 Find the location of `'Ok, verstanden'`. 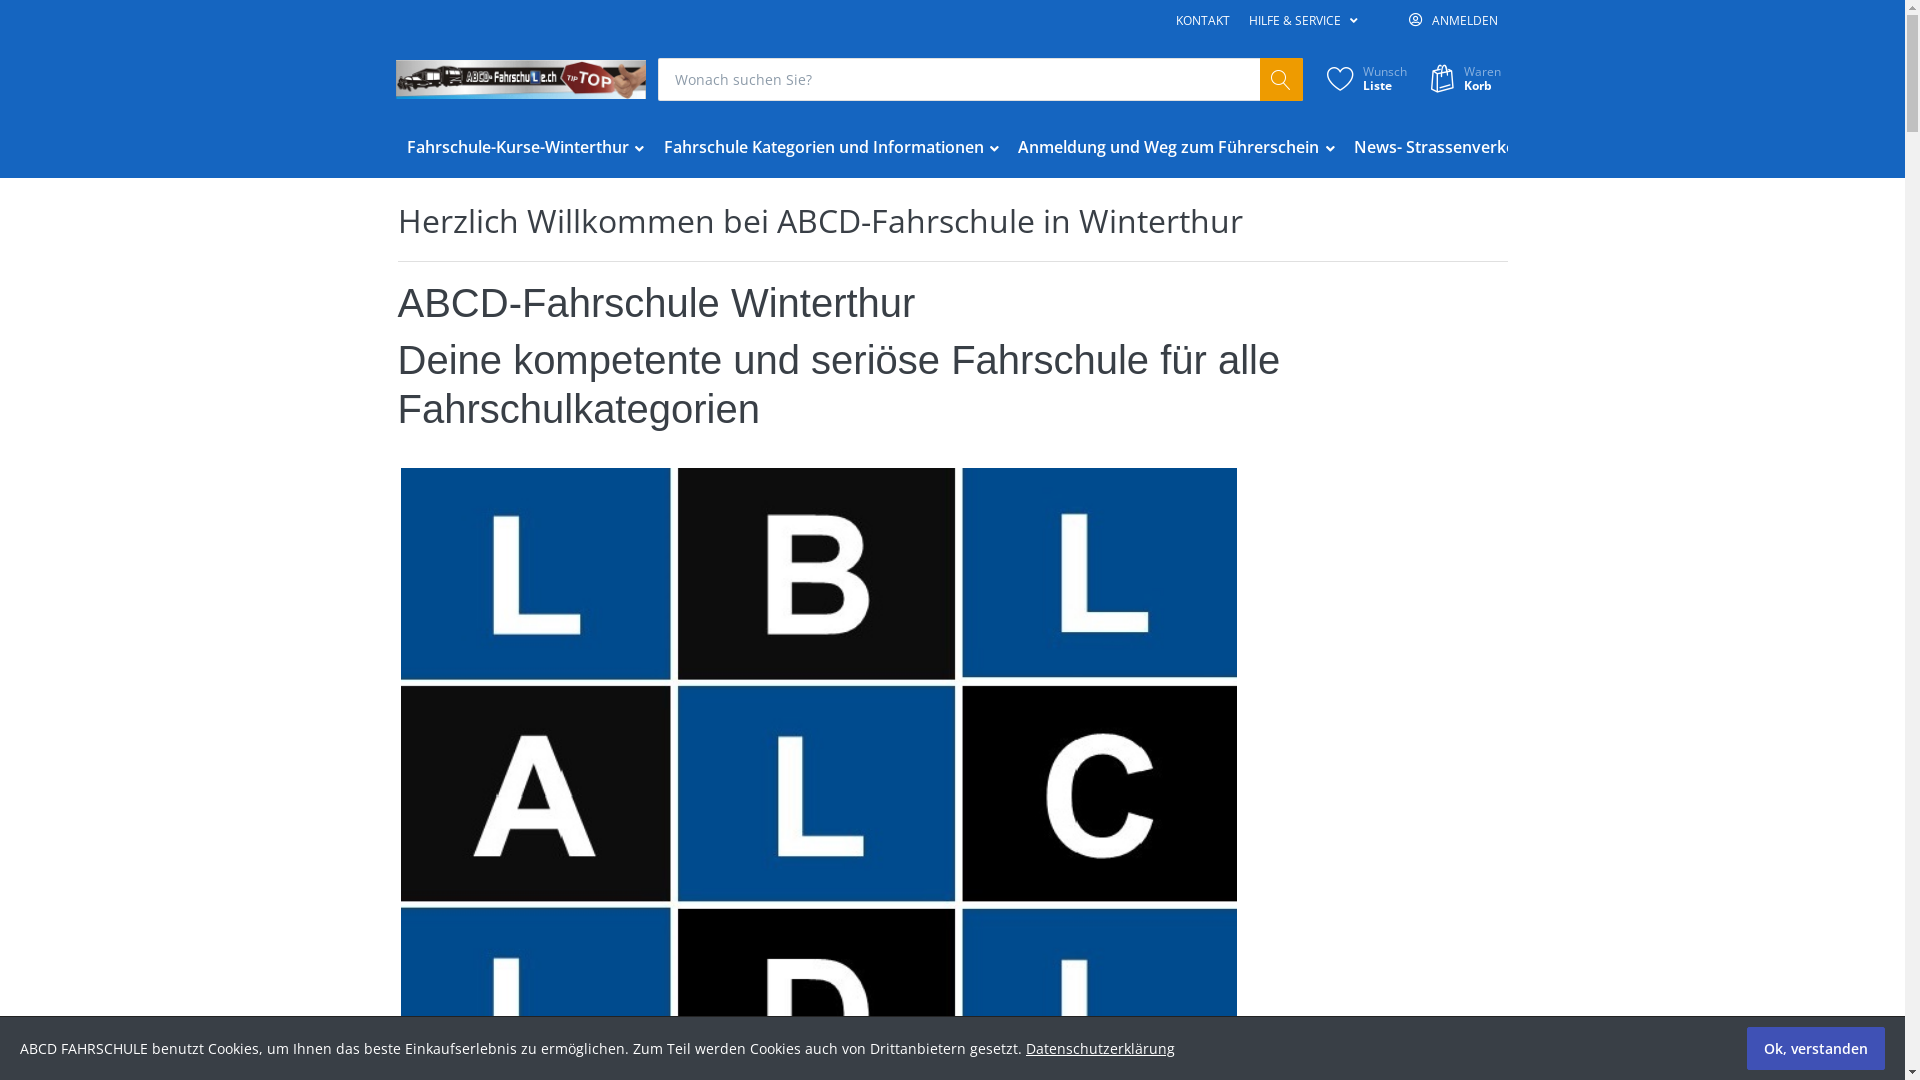

'Ok, verstanden' is located at coordinates (1815, 1047).